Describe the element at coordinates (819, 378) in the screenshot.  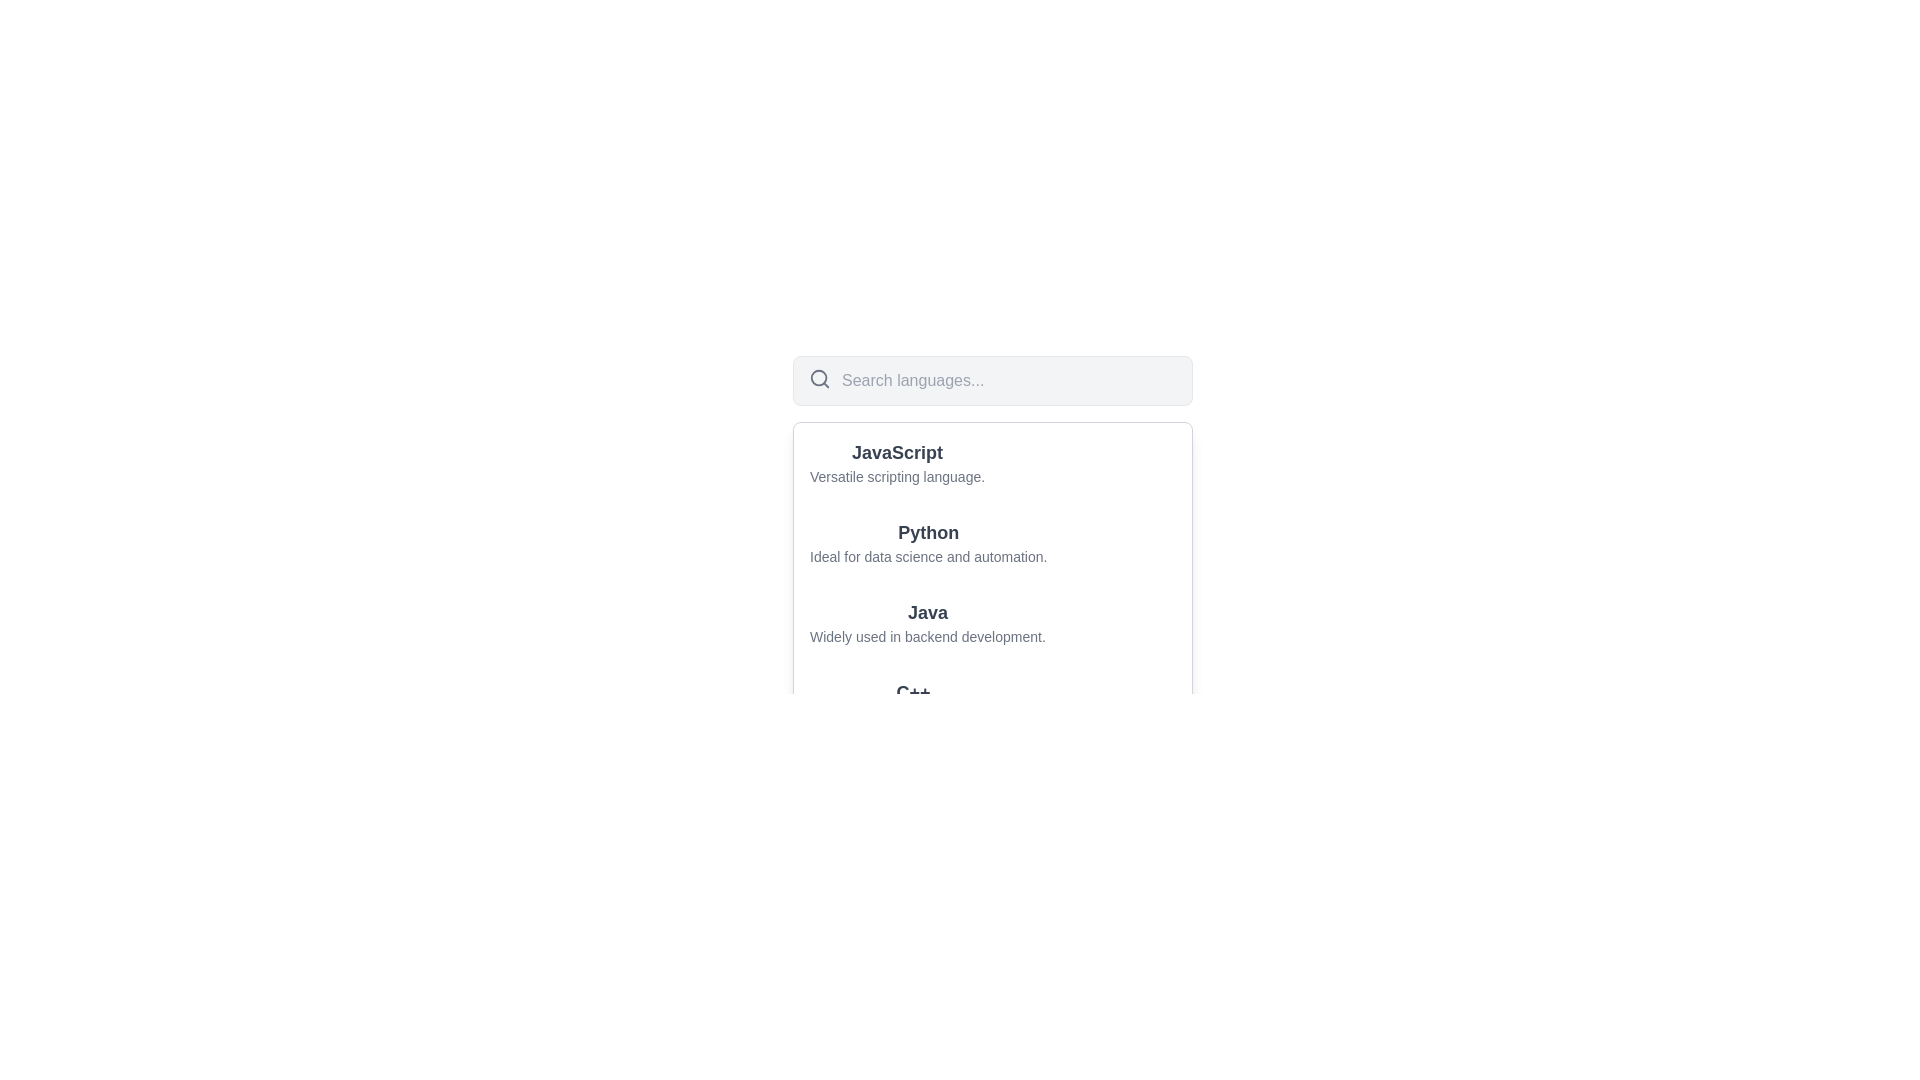
I see `the inner circular component of the magnifying glass icon, which symbolizes search functionality` at that location.